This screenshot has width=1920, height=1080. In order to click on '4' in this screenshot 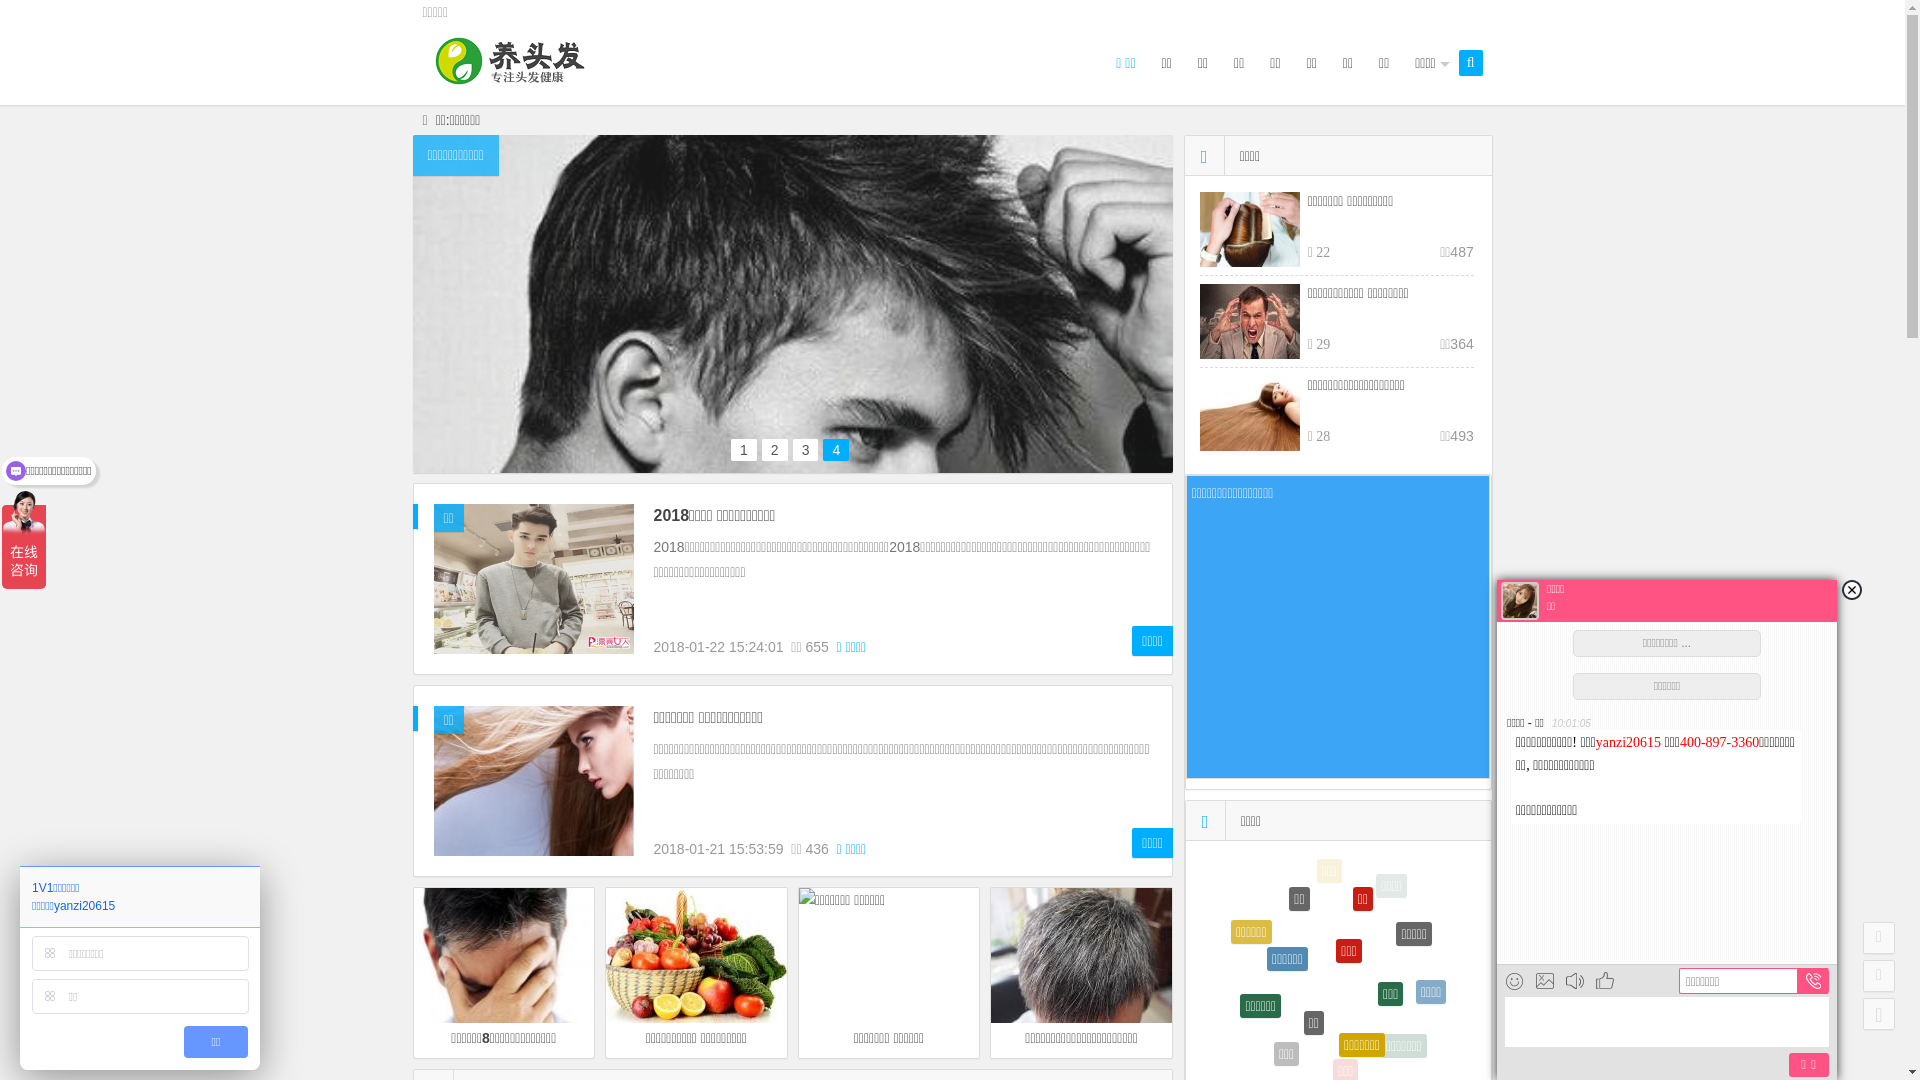, I will do `click(835, 447)`.